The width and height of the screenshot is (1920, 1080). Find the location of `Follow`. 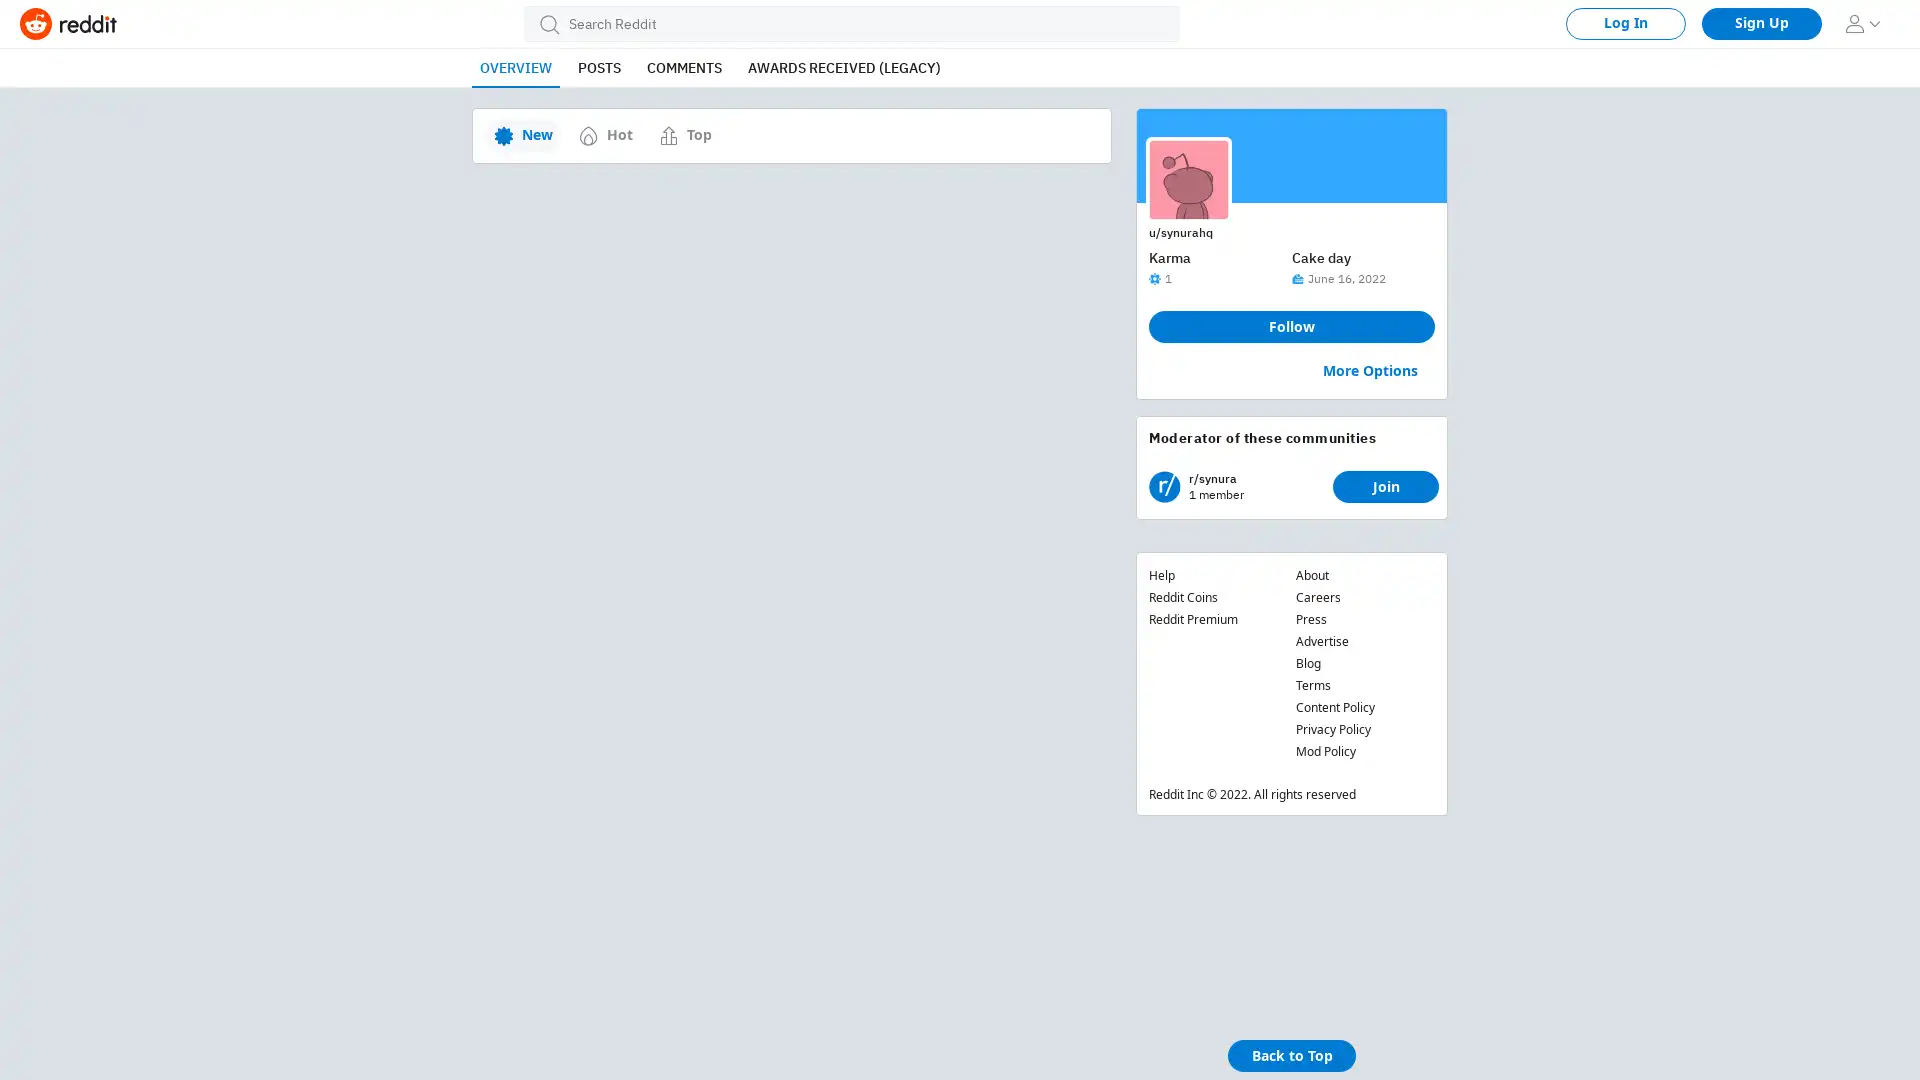

Follow is located at coordinates (1291, 326).